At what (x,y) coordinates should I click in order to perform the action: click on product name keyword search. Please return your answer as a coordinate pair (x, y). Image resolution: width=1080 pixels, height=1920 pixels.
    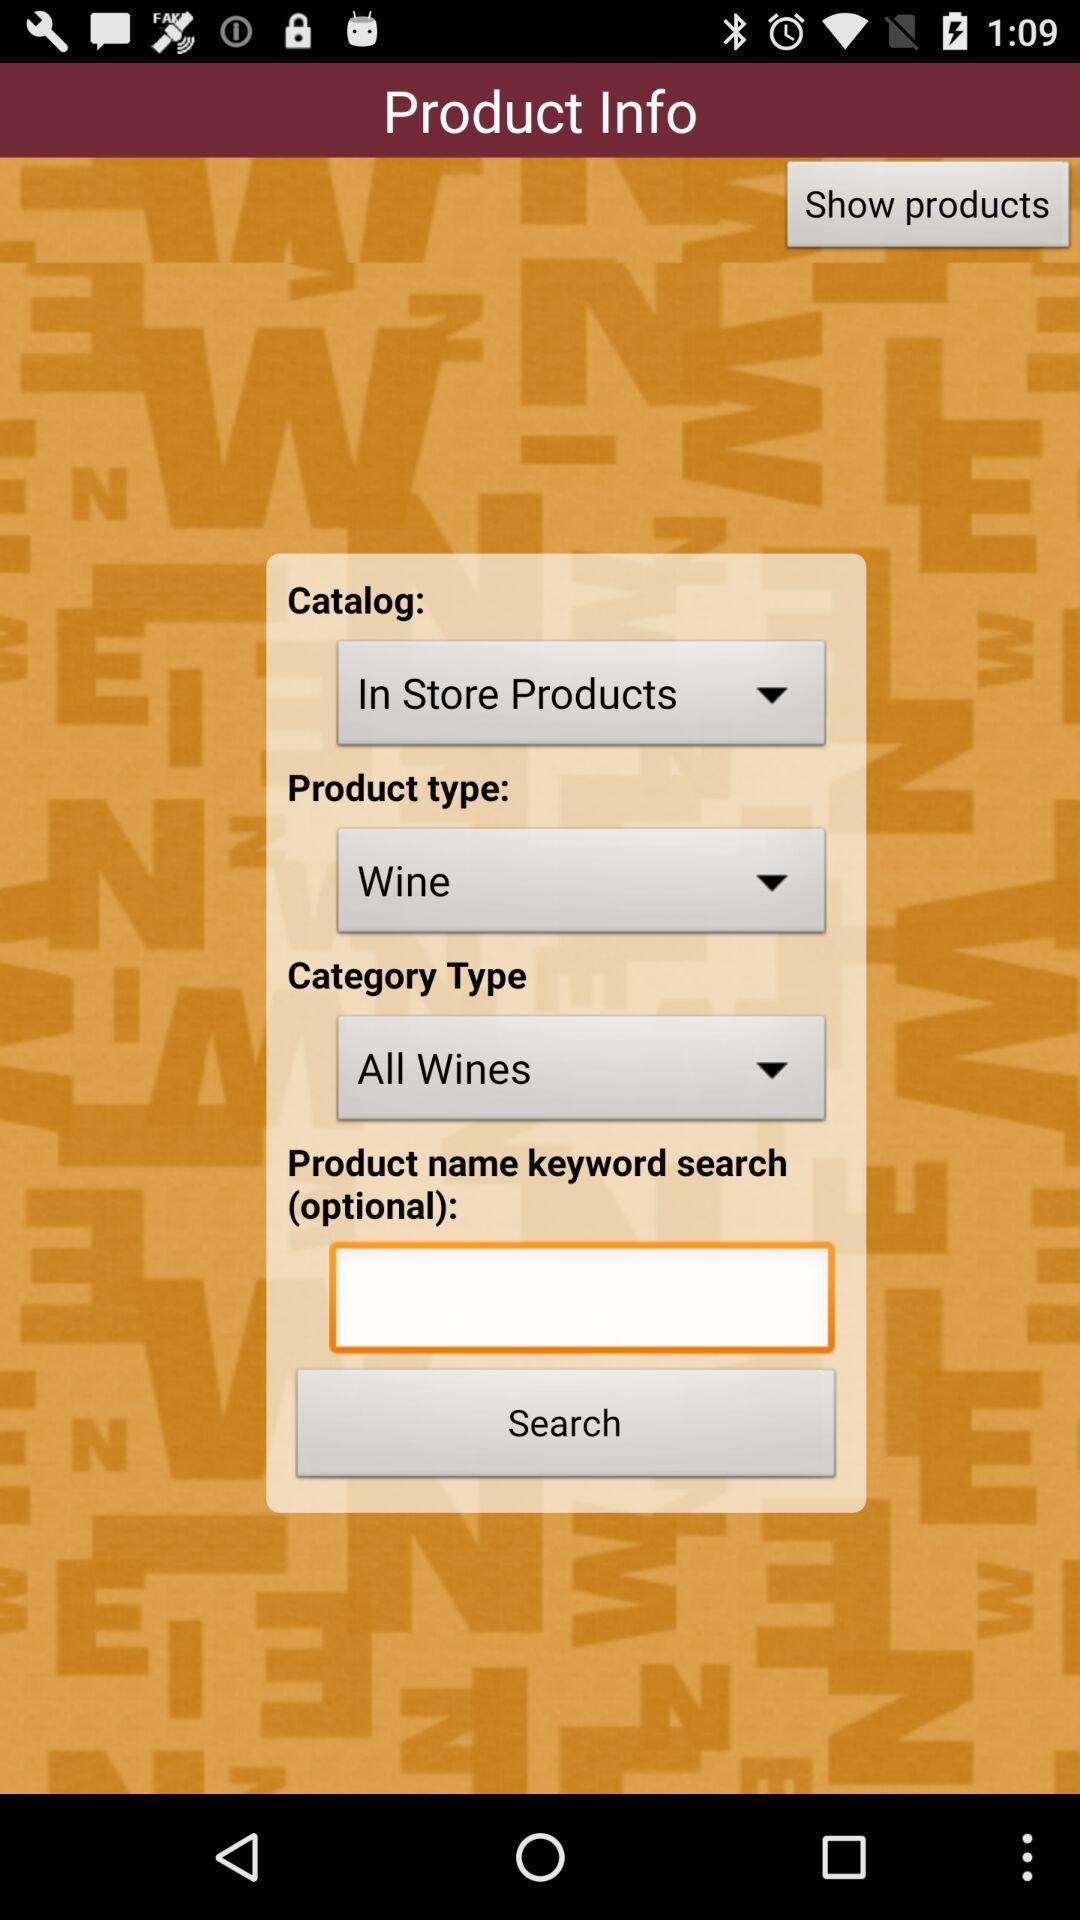
    Looking at the image, I should click on (582, 1302).